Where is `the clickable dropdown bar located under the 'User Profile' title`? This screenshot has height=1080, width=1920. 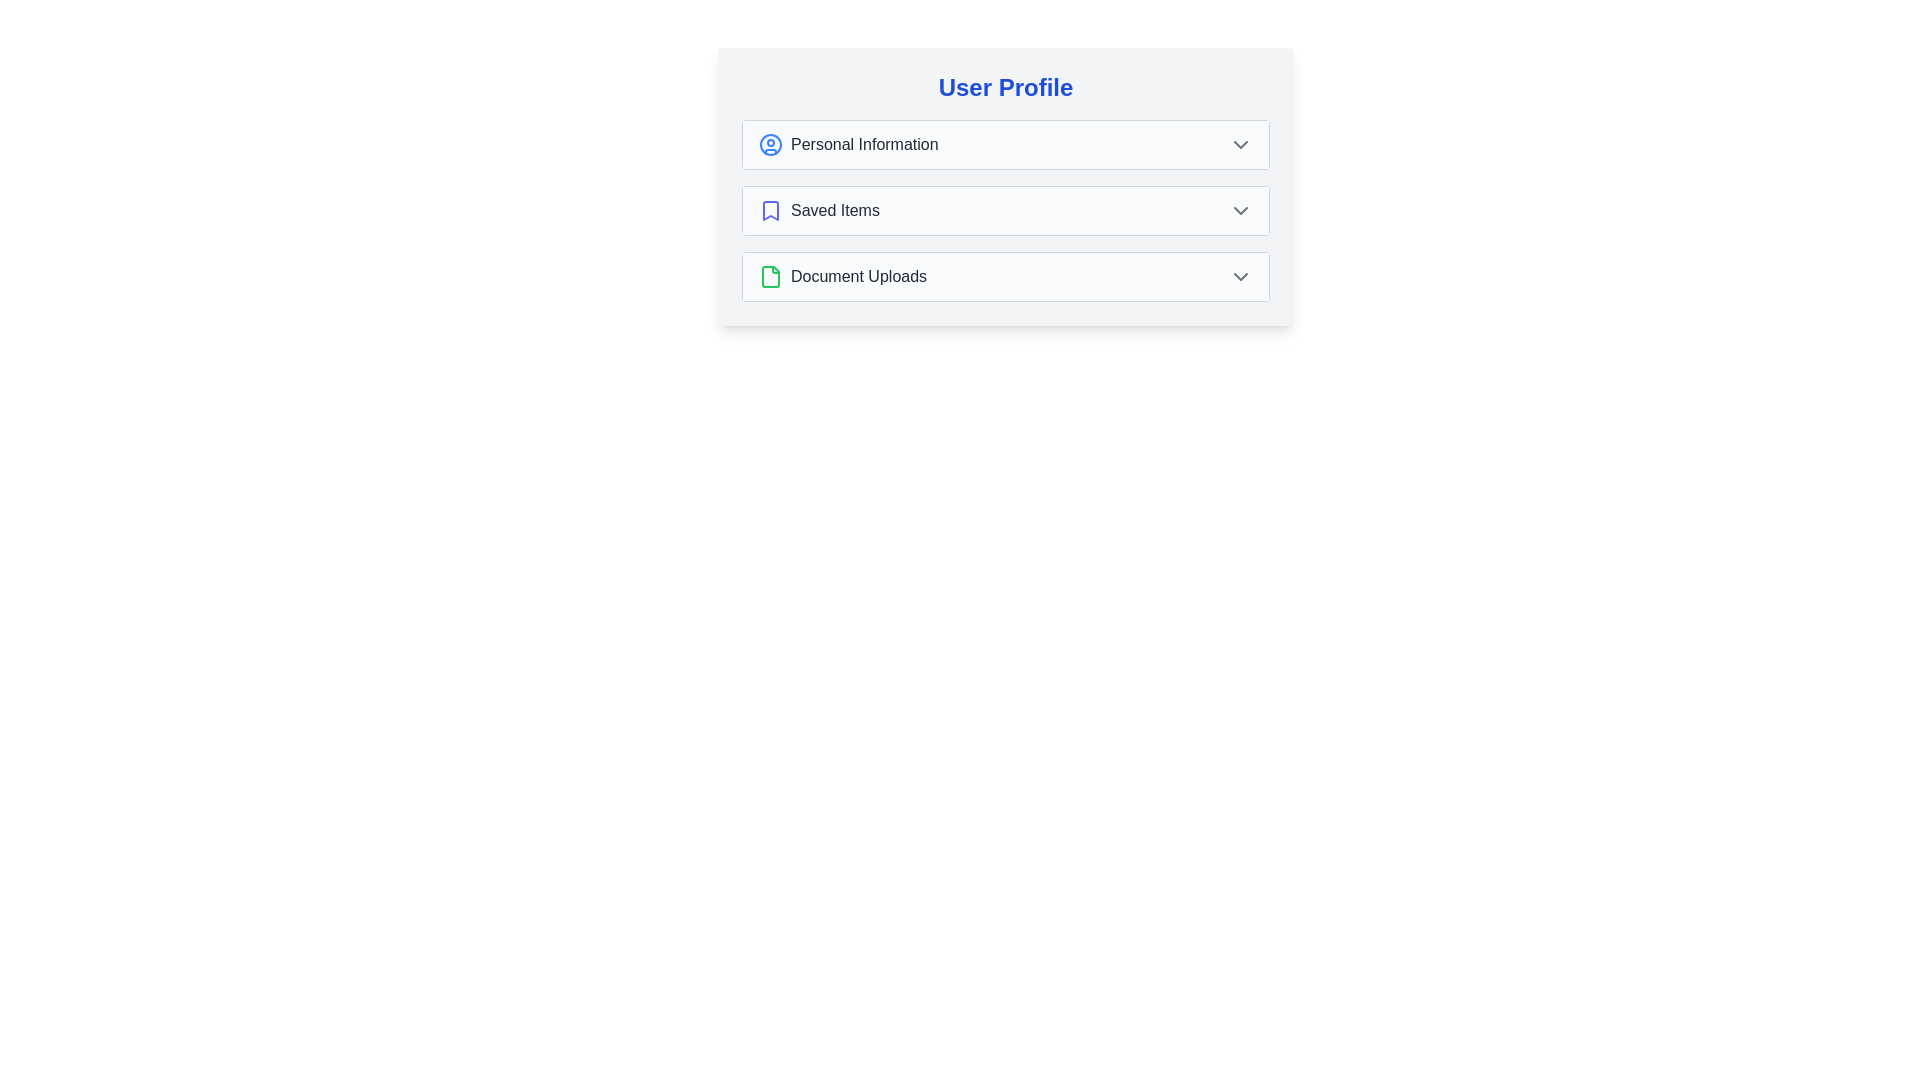
the clickable dropdown bar located under the 'User Profile' title is located at coordinates (1006, 144).